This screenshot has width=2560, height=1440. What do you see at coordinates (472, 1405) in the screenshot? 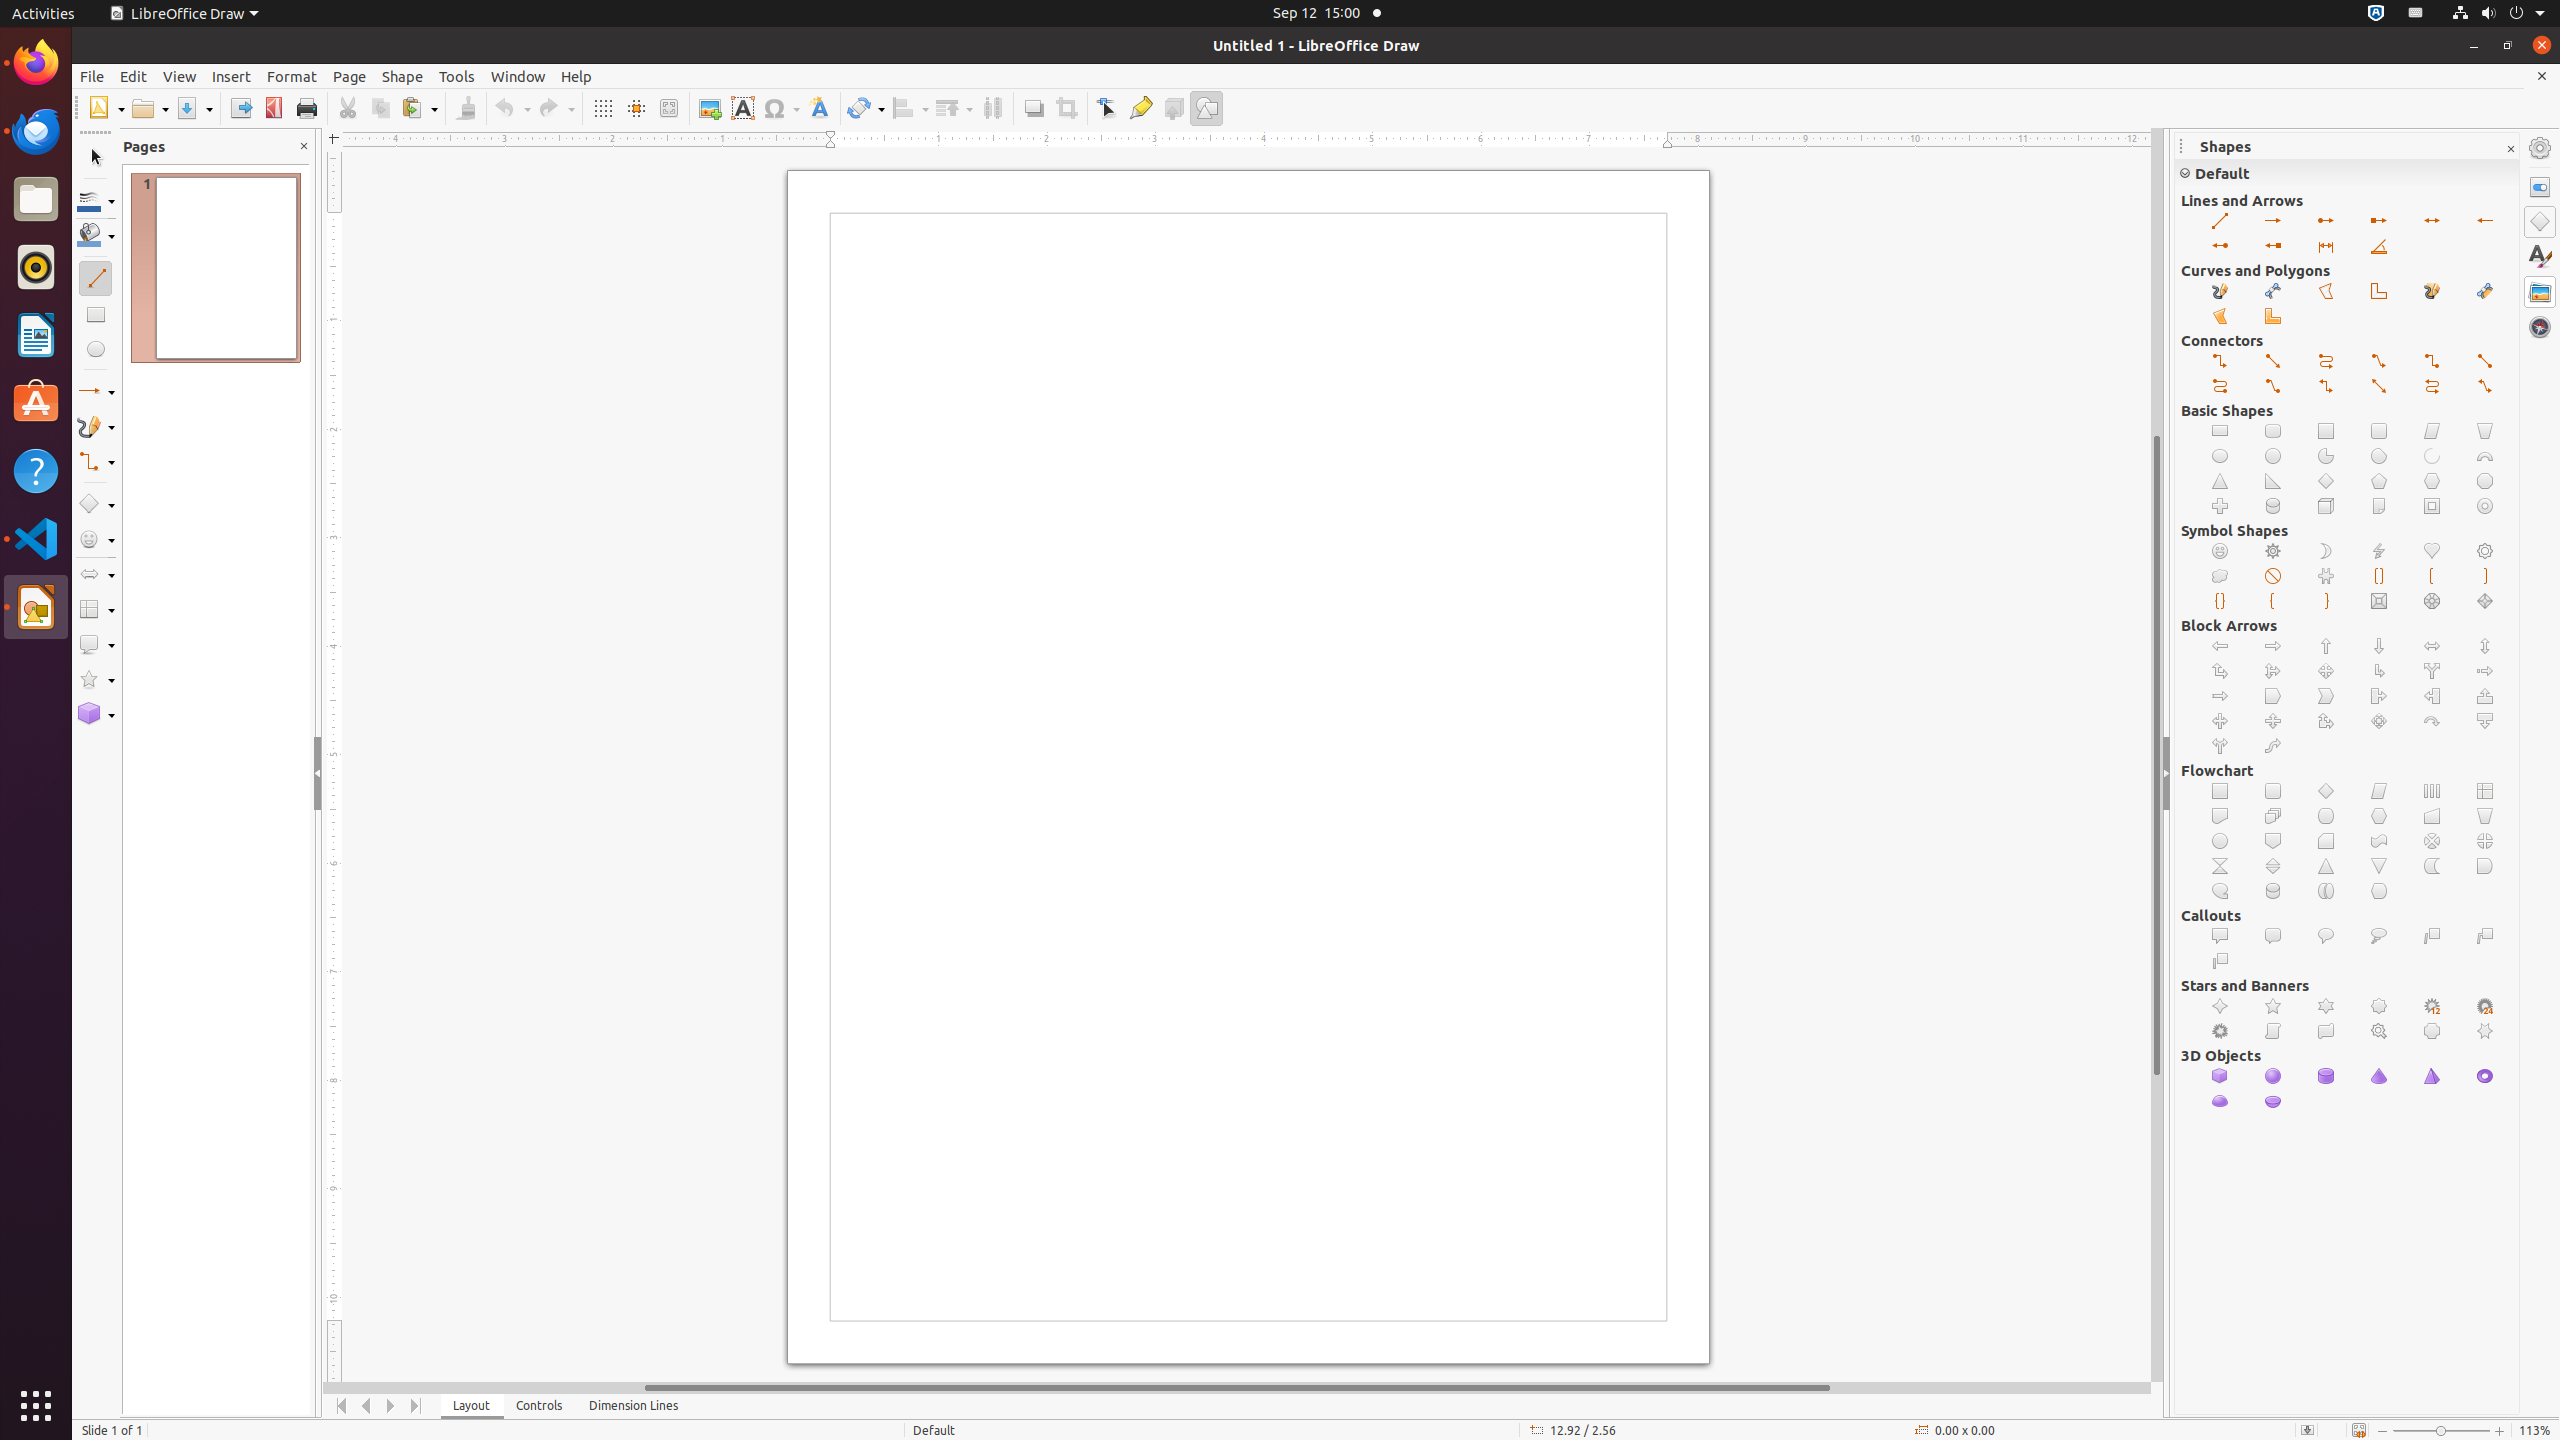
I see `'Layout'` at bounding box center [472, 1405].